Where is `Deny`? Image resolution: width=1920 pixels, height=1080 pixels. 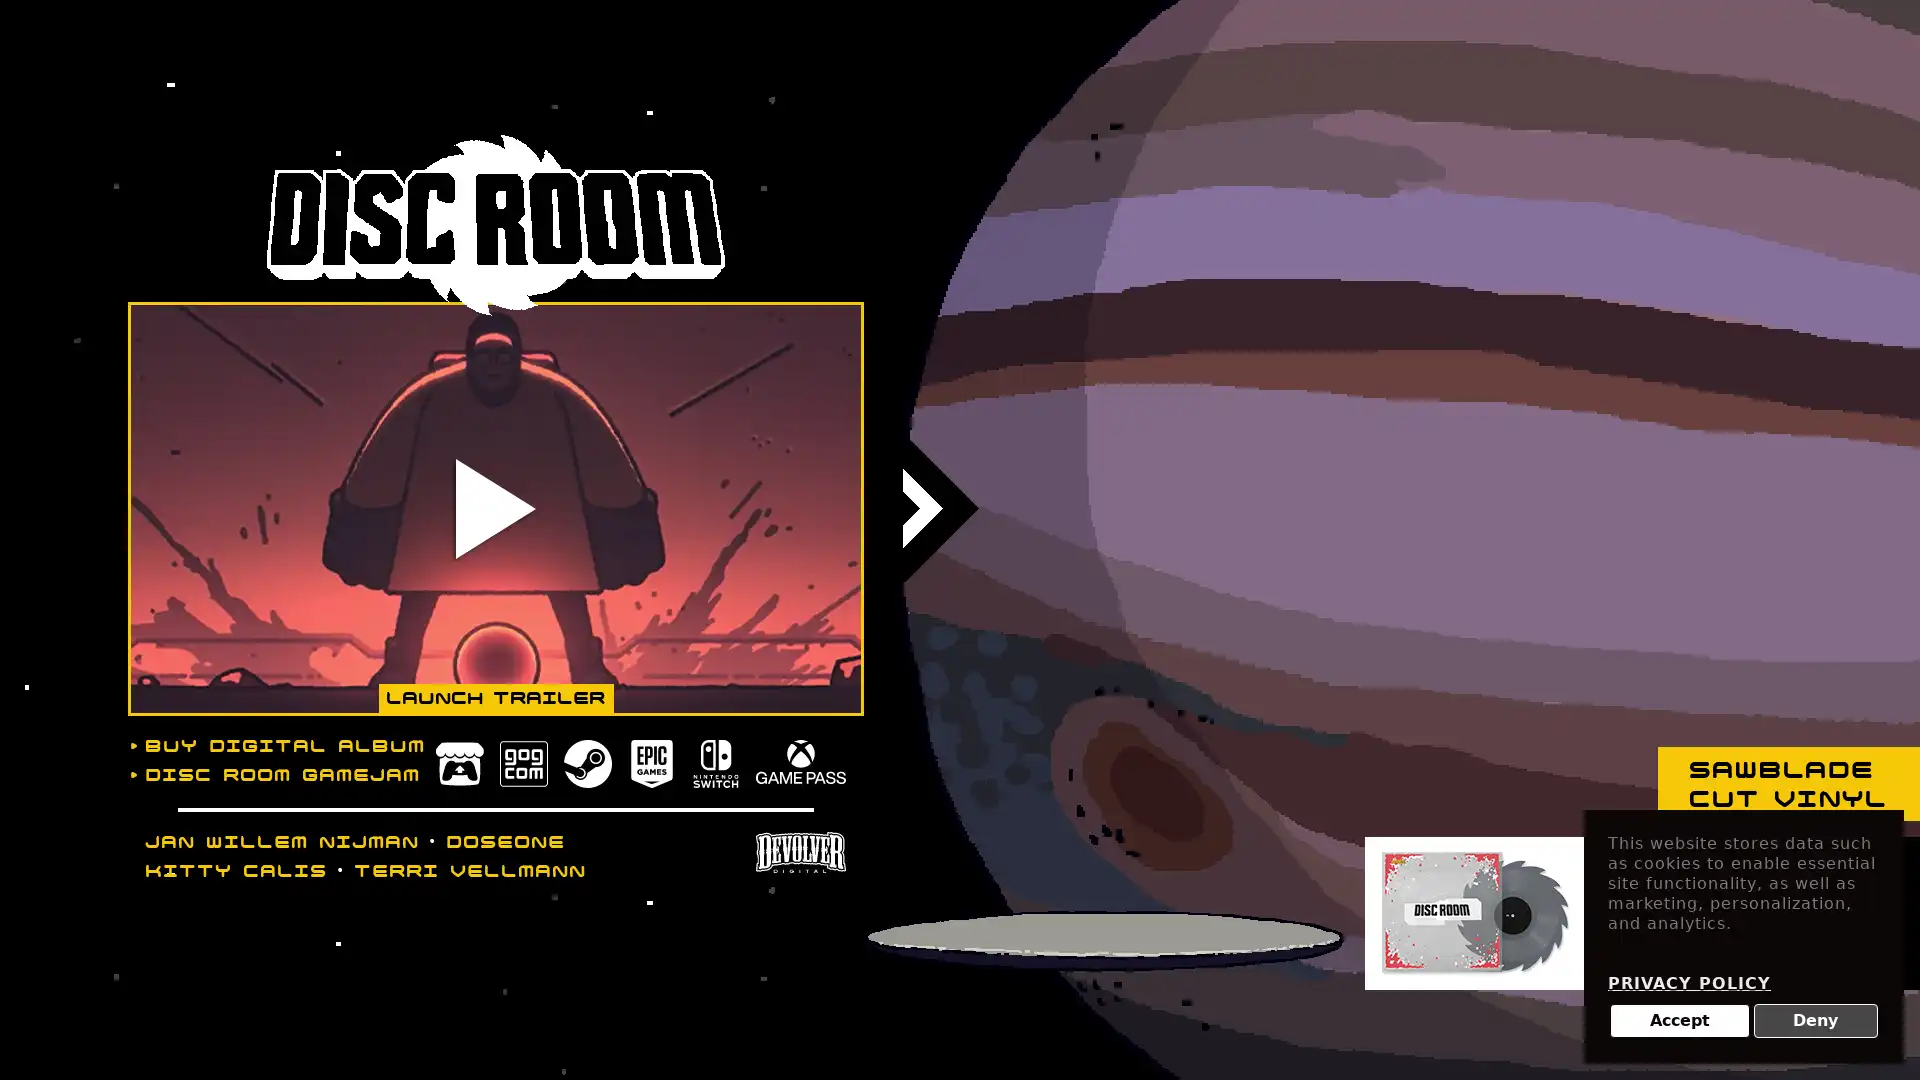
Deny is located at coordinates (1815, 1021).